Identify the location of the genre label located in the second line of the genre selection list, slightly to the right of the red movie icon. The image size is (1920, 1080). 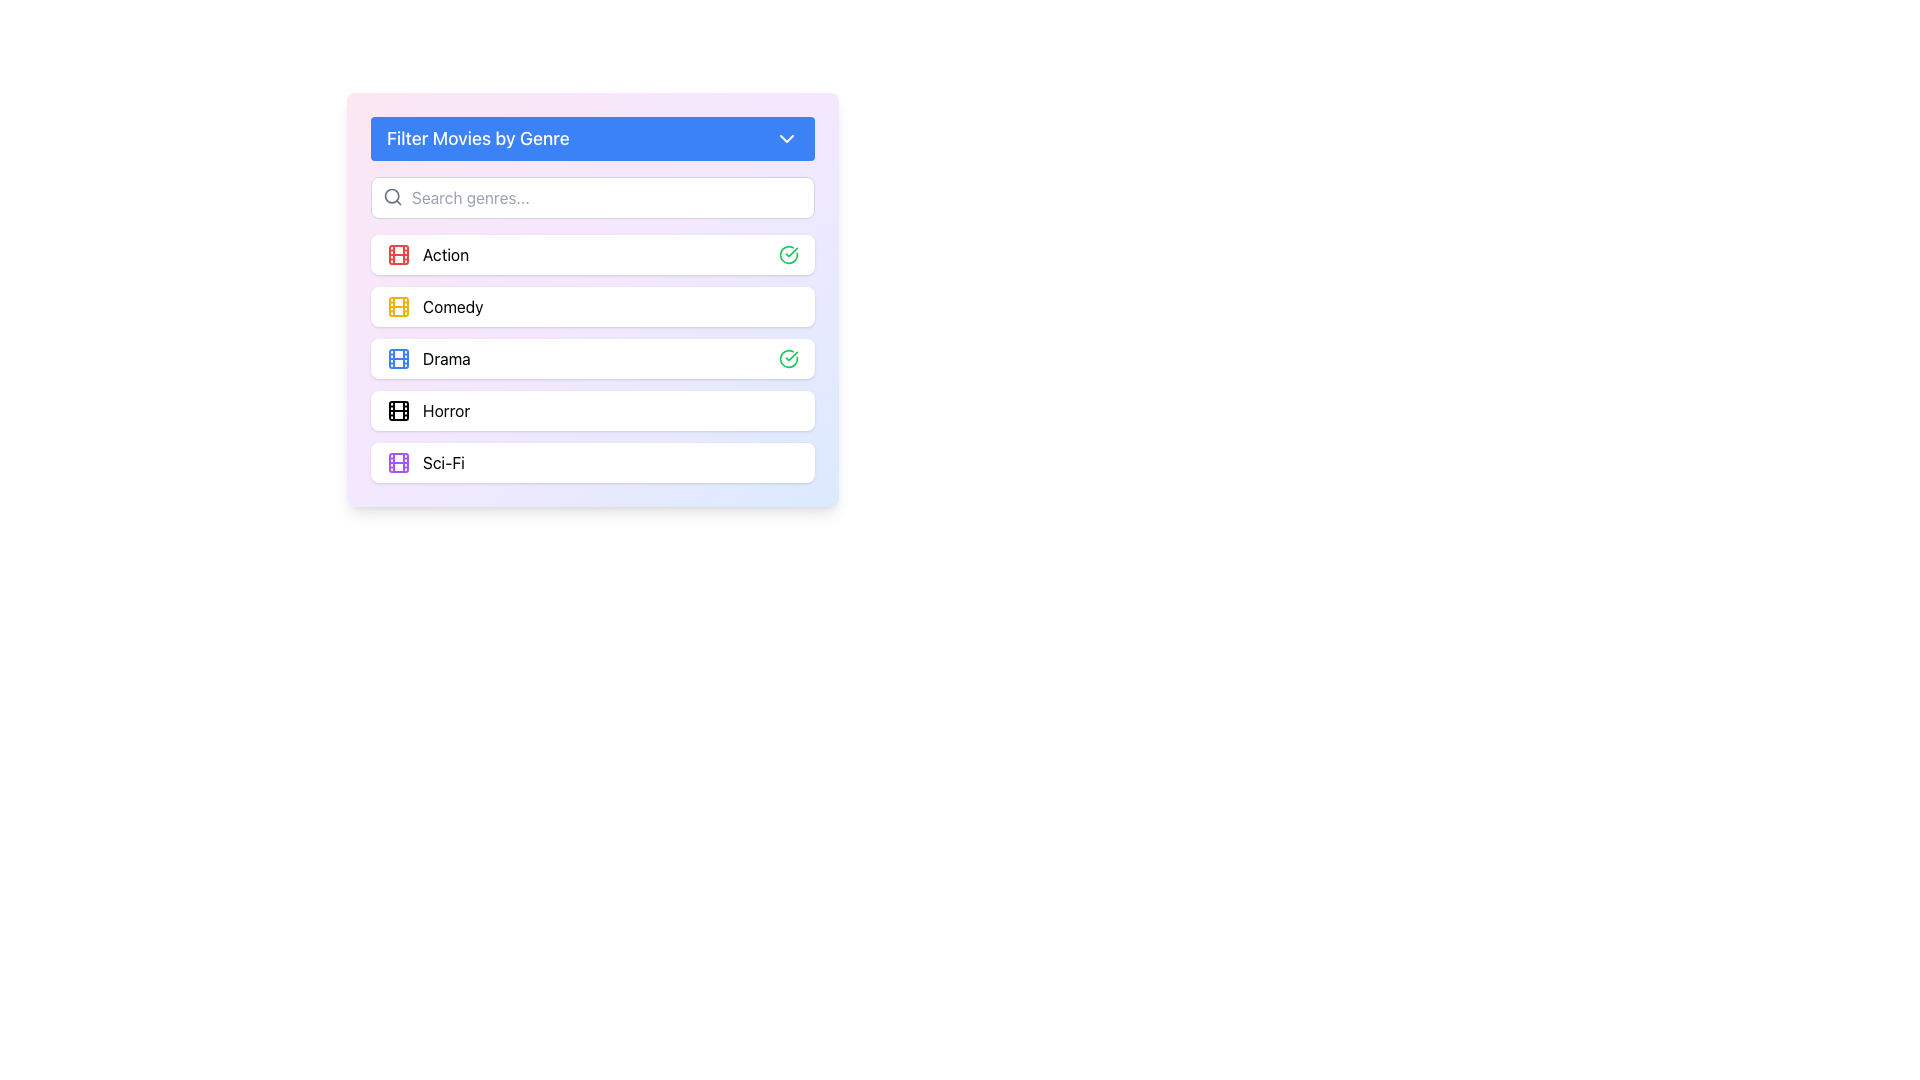
(445, 253).